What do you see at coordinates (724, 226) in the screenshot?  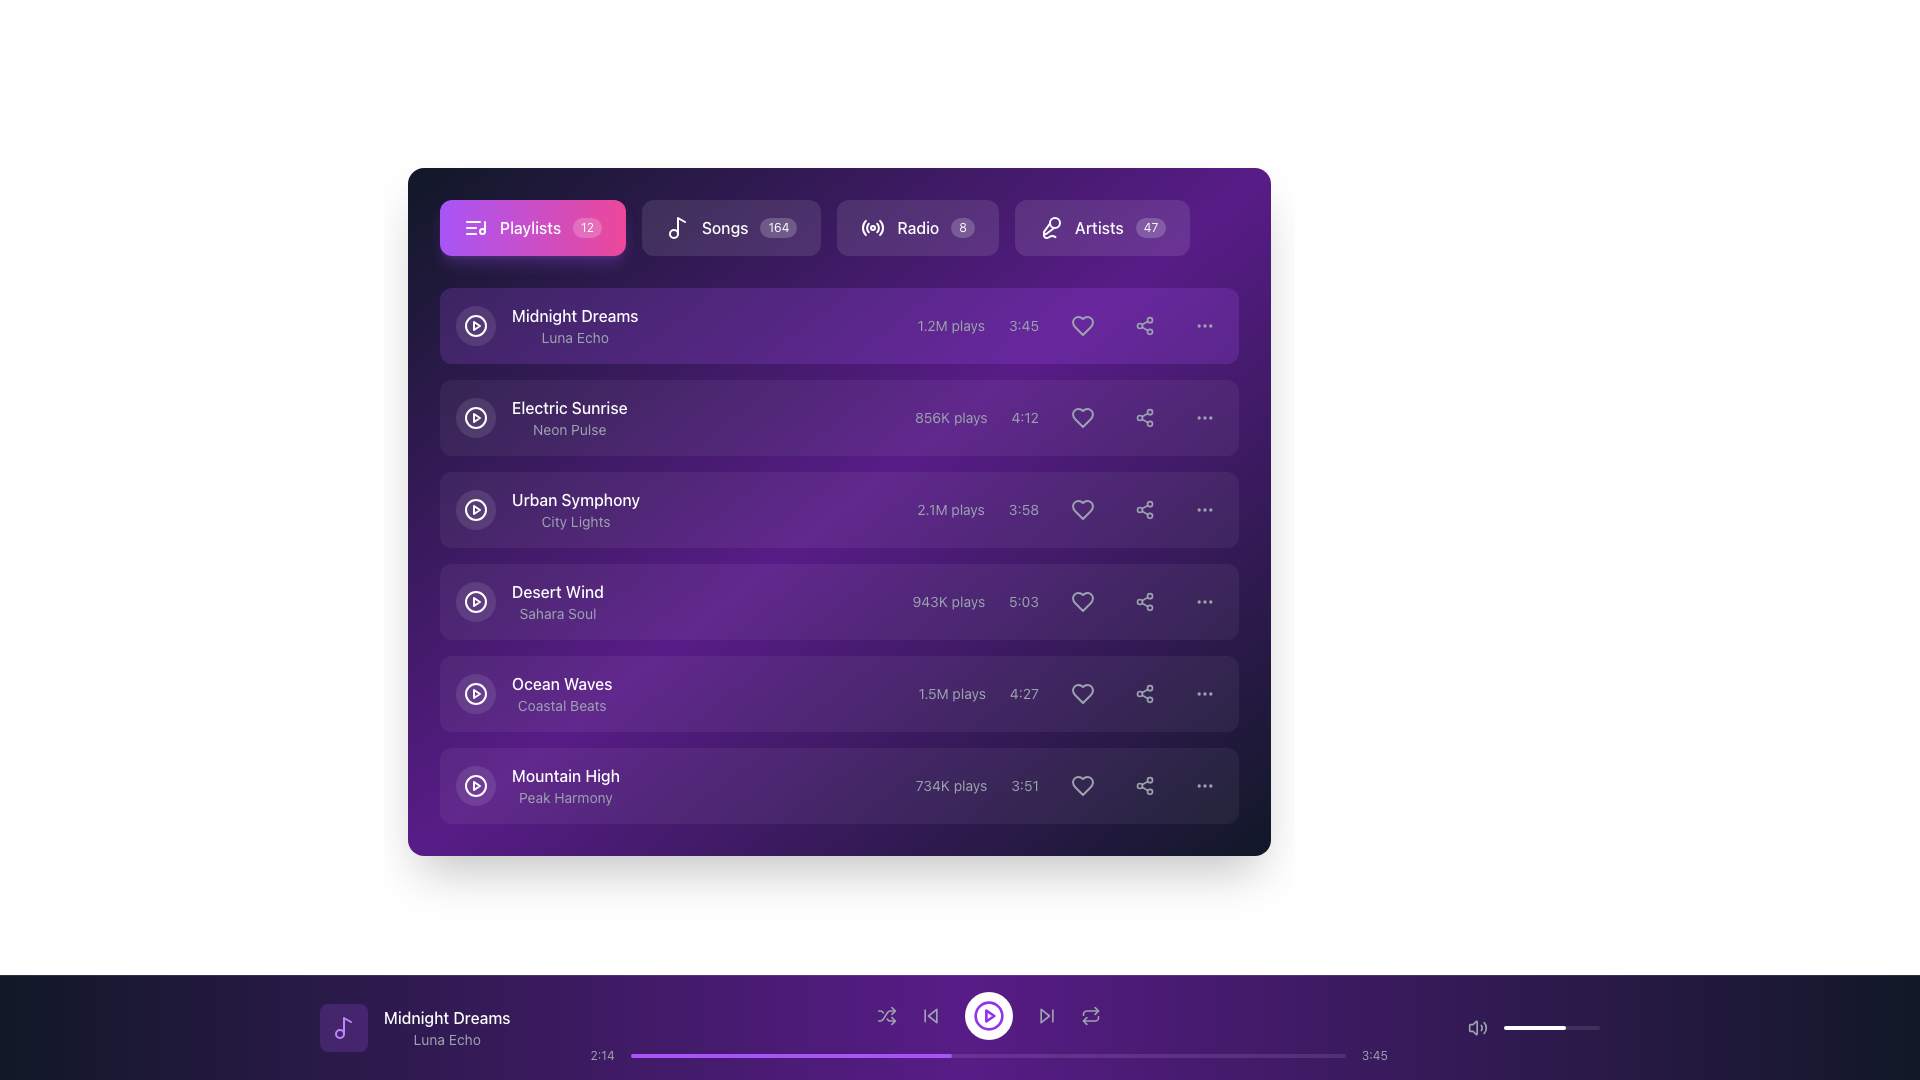 I see `the content of the Text label that represents a category or section in the navigation bar, positioned second from the left and centrally aligned` at bounding box center [724, 226].